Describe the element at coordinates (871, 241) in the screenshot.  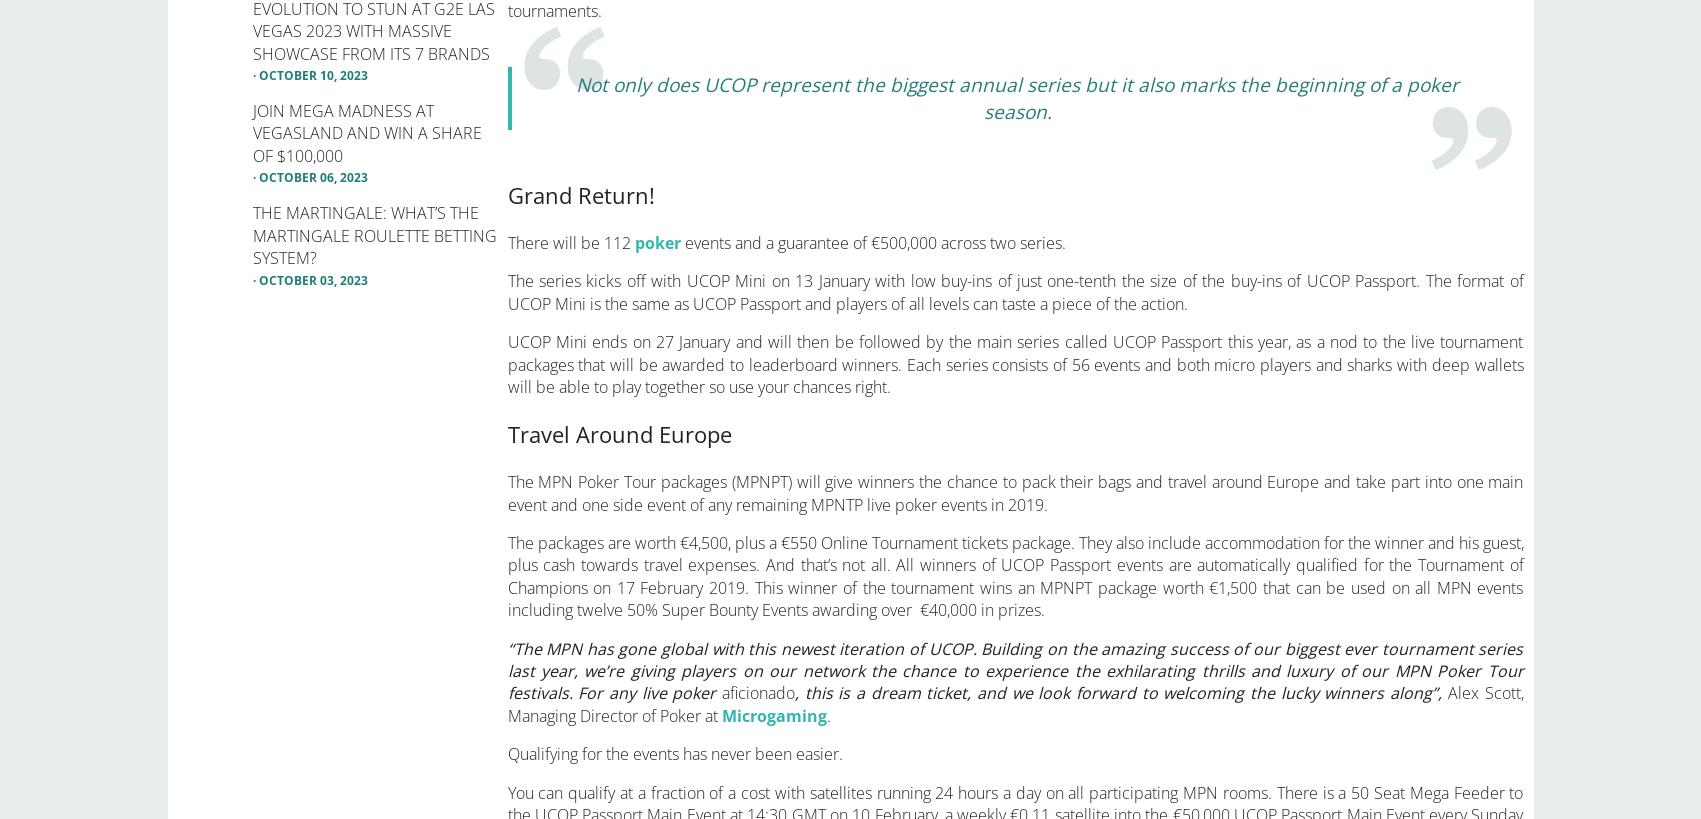
I see `'events and a guarantee of €500,000 across two series.'` at that location.